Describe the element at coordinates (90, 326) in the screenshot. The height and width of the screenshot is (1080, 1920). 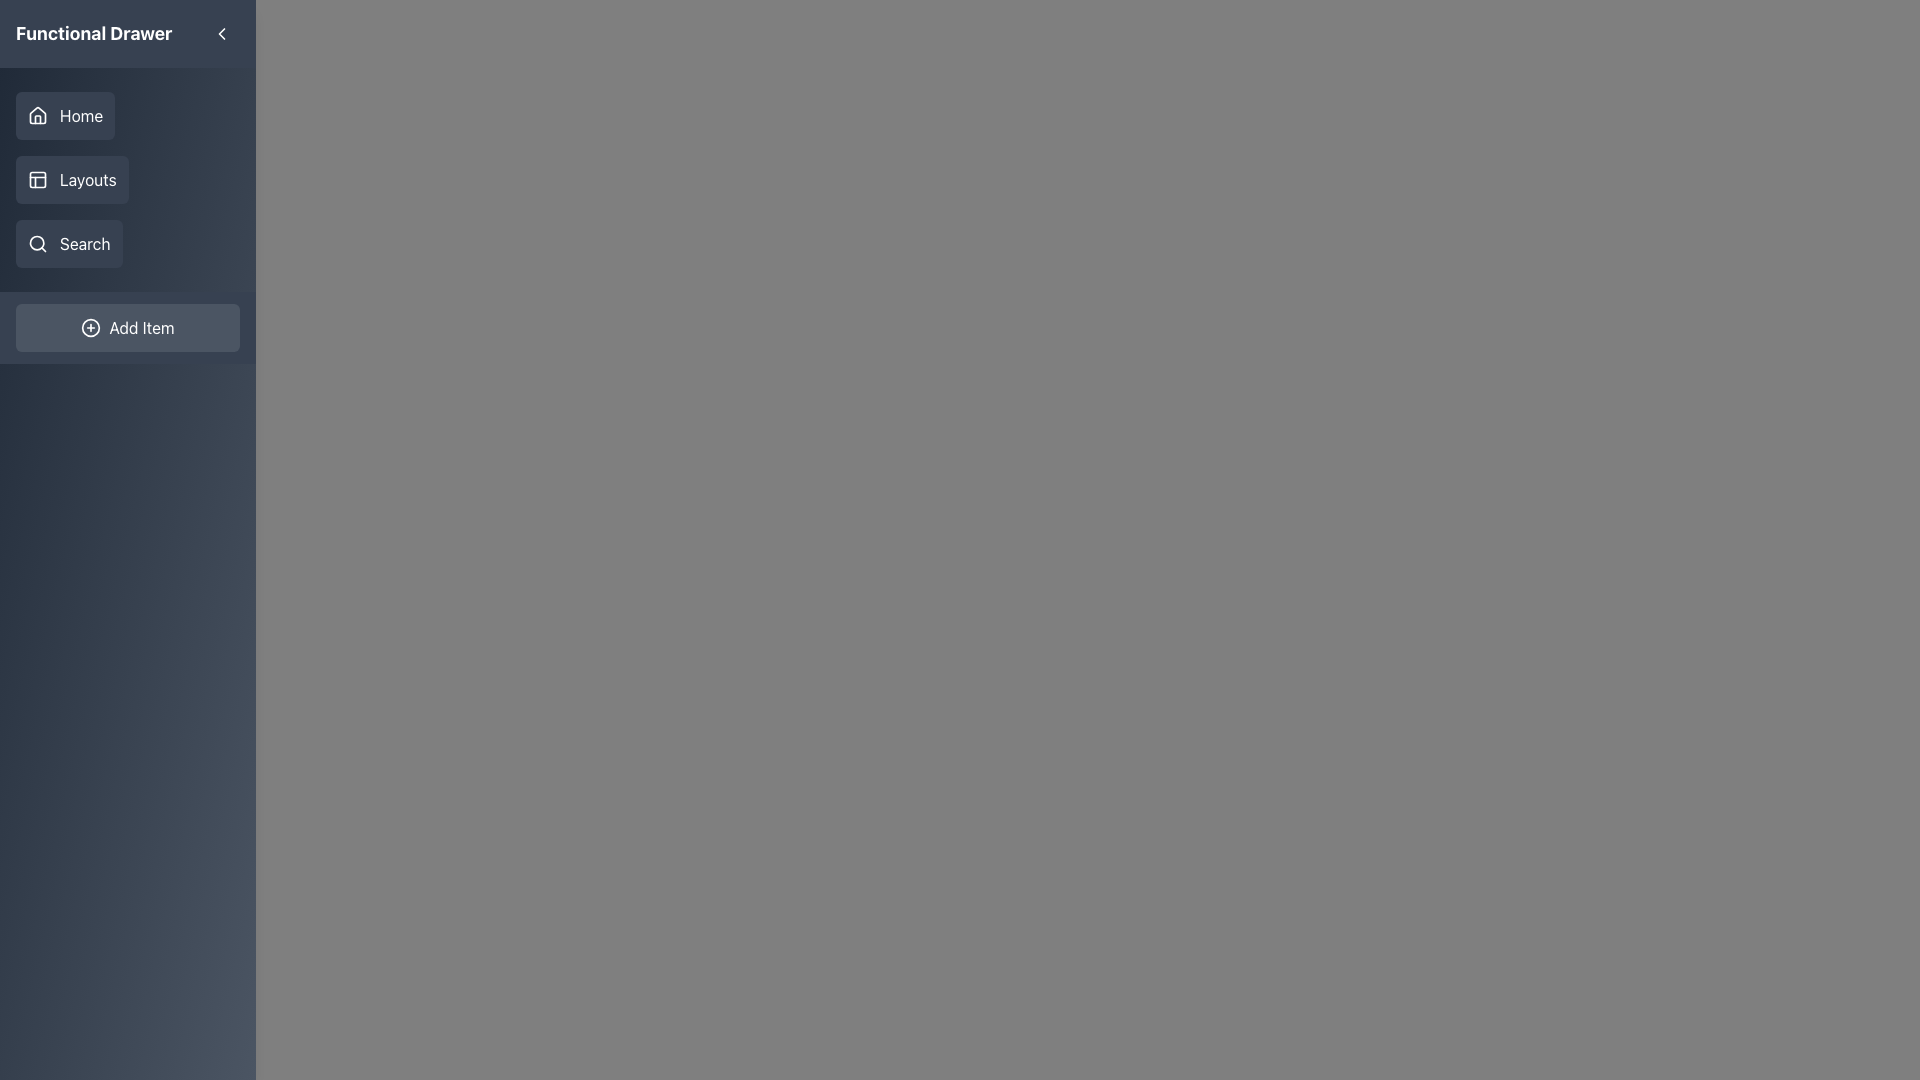
I see `the circular 'Add' icon with a plus sign, located within the 'Add Item' button at the bottom section of the drawer menu` at that location.